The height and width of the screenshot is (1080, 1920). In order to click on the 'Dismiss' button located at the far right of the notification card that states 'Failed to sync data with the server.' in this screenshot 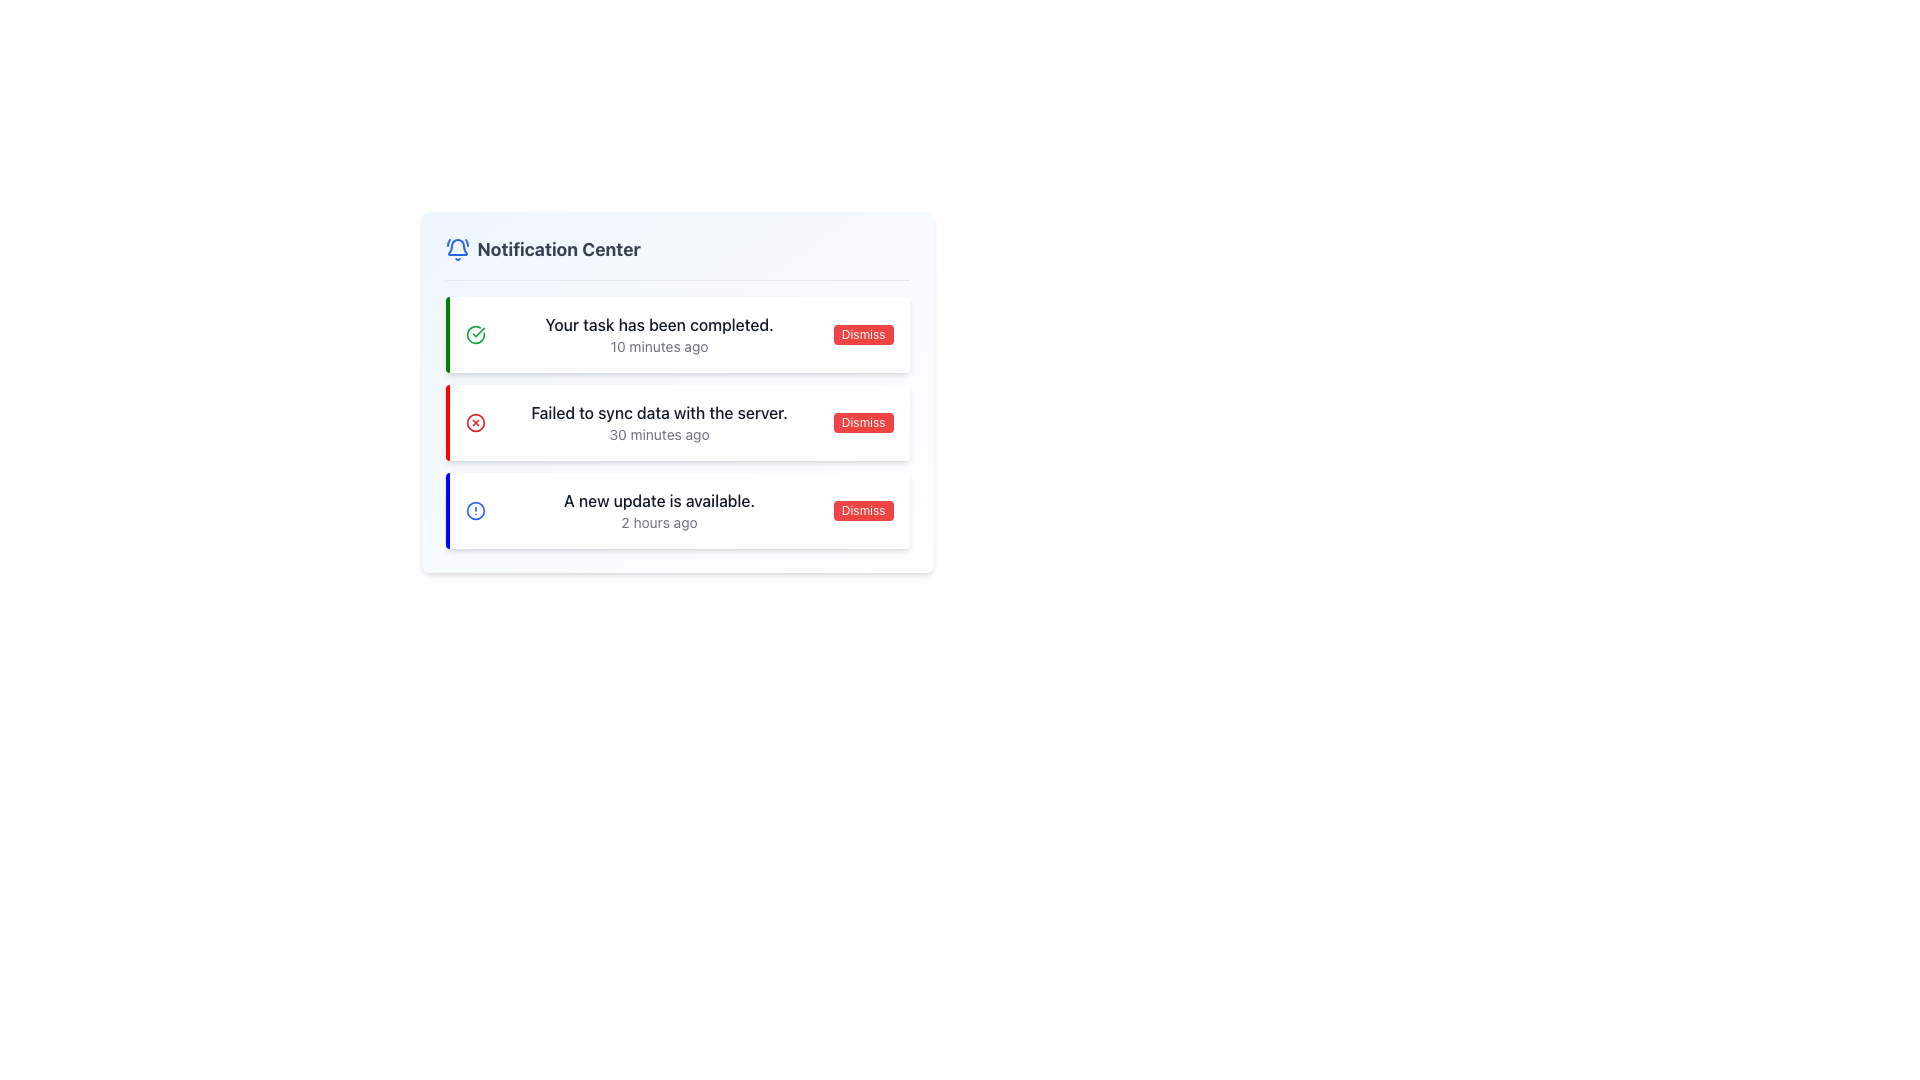, I will do `click(863, 422)`.